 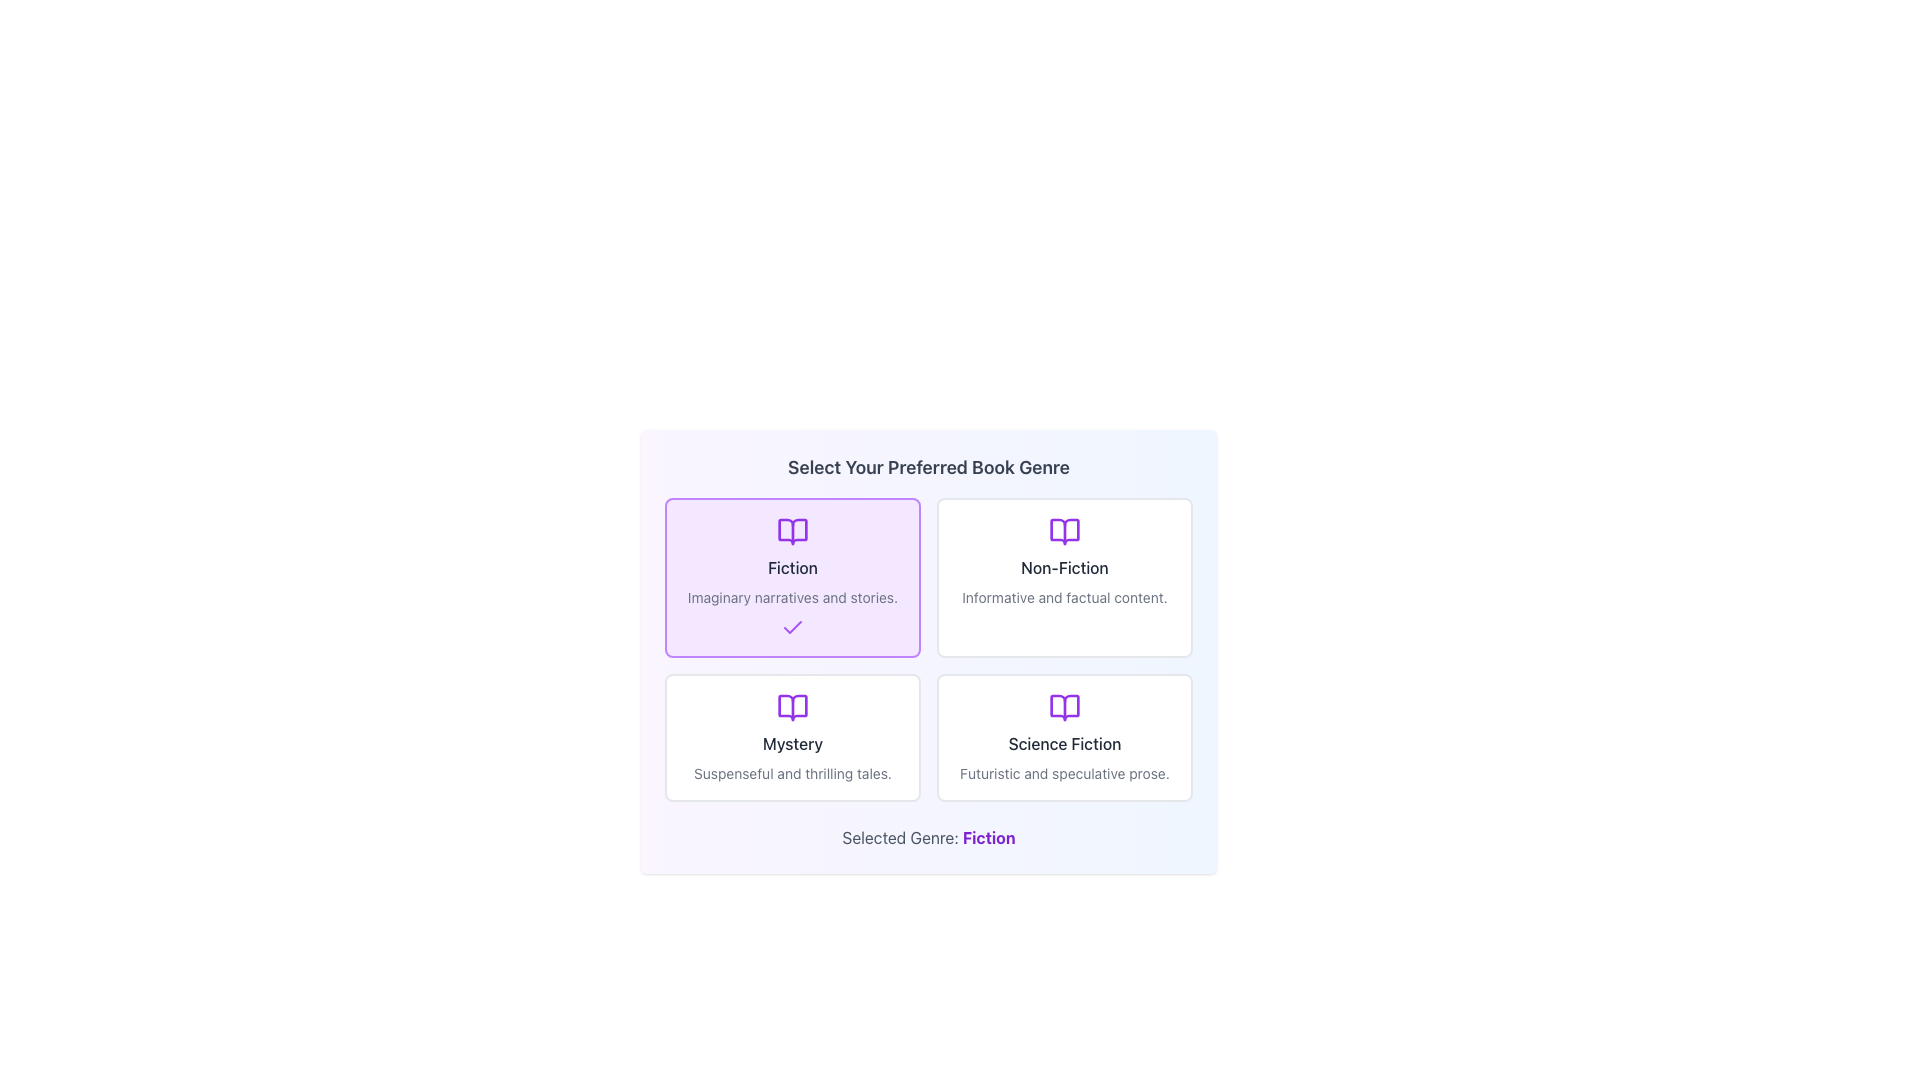 What do you see at coordinates (791, 773) in the screenshot?
I see `the descriptive text label for the 'Mystery' section to read its content` at bounding box center [791, 773].